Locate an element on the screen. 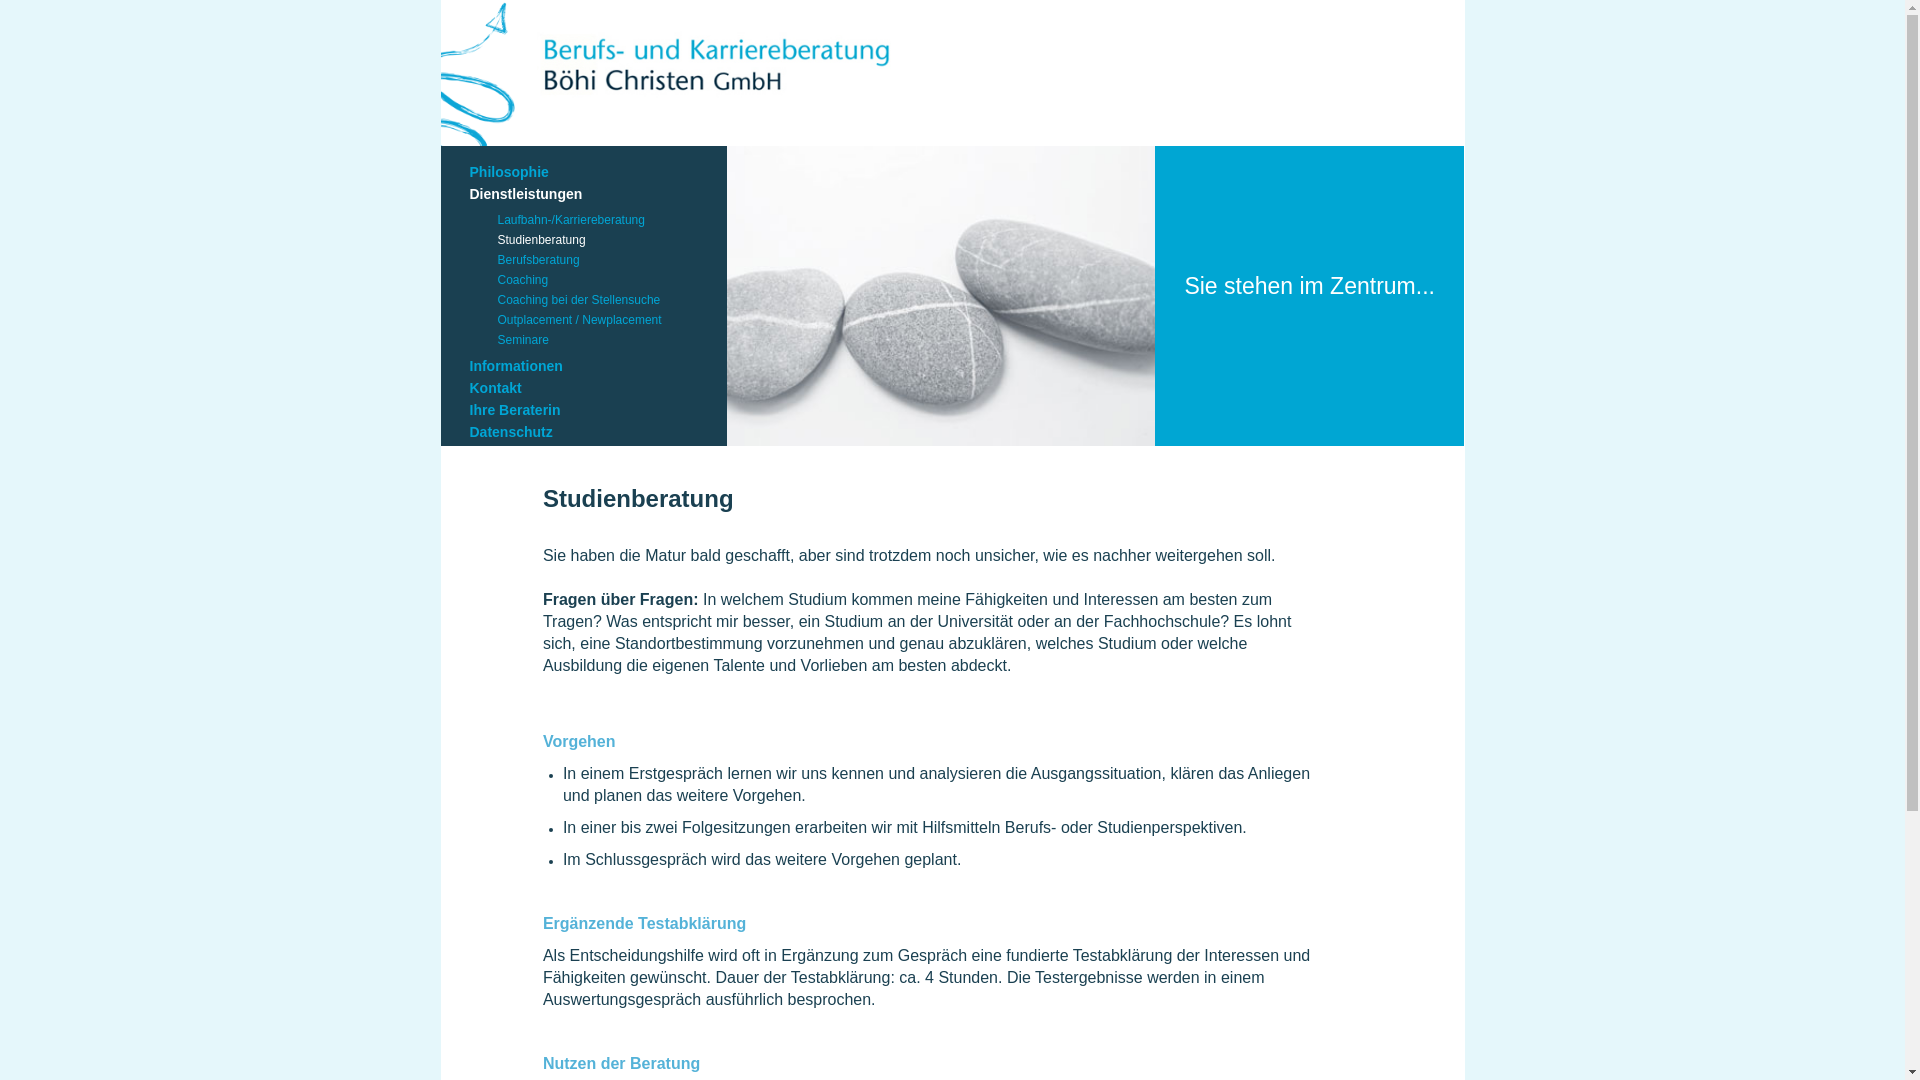 The height and width of the screenshot is (1080, 1920). 'Ihre Beraterin' is located at coordinates (459, 408).